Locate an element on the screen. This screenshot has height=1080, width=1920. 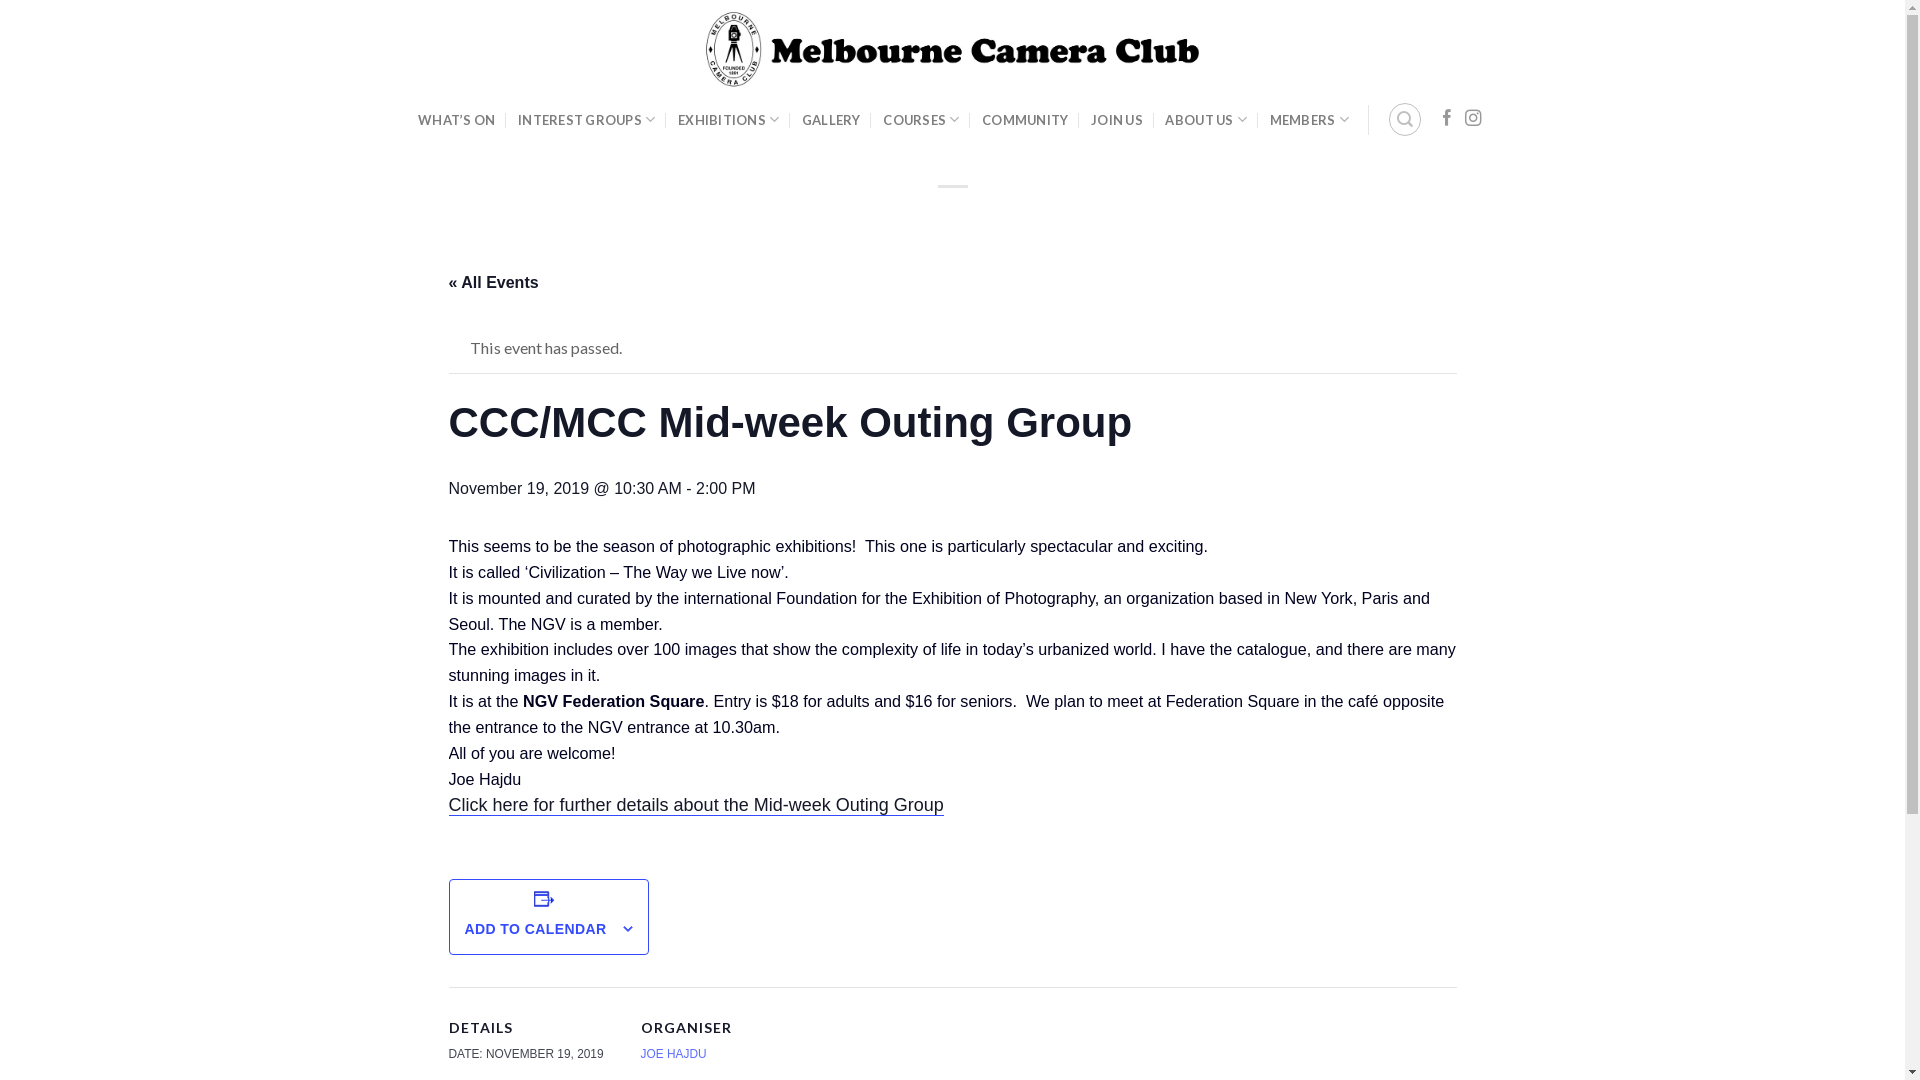
'EXHIBITIONS' is located at coordinates (677, 119).